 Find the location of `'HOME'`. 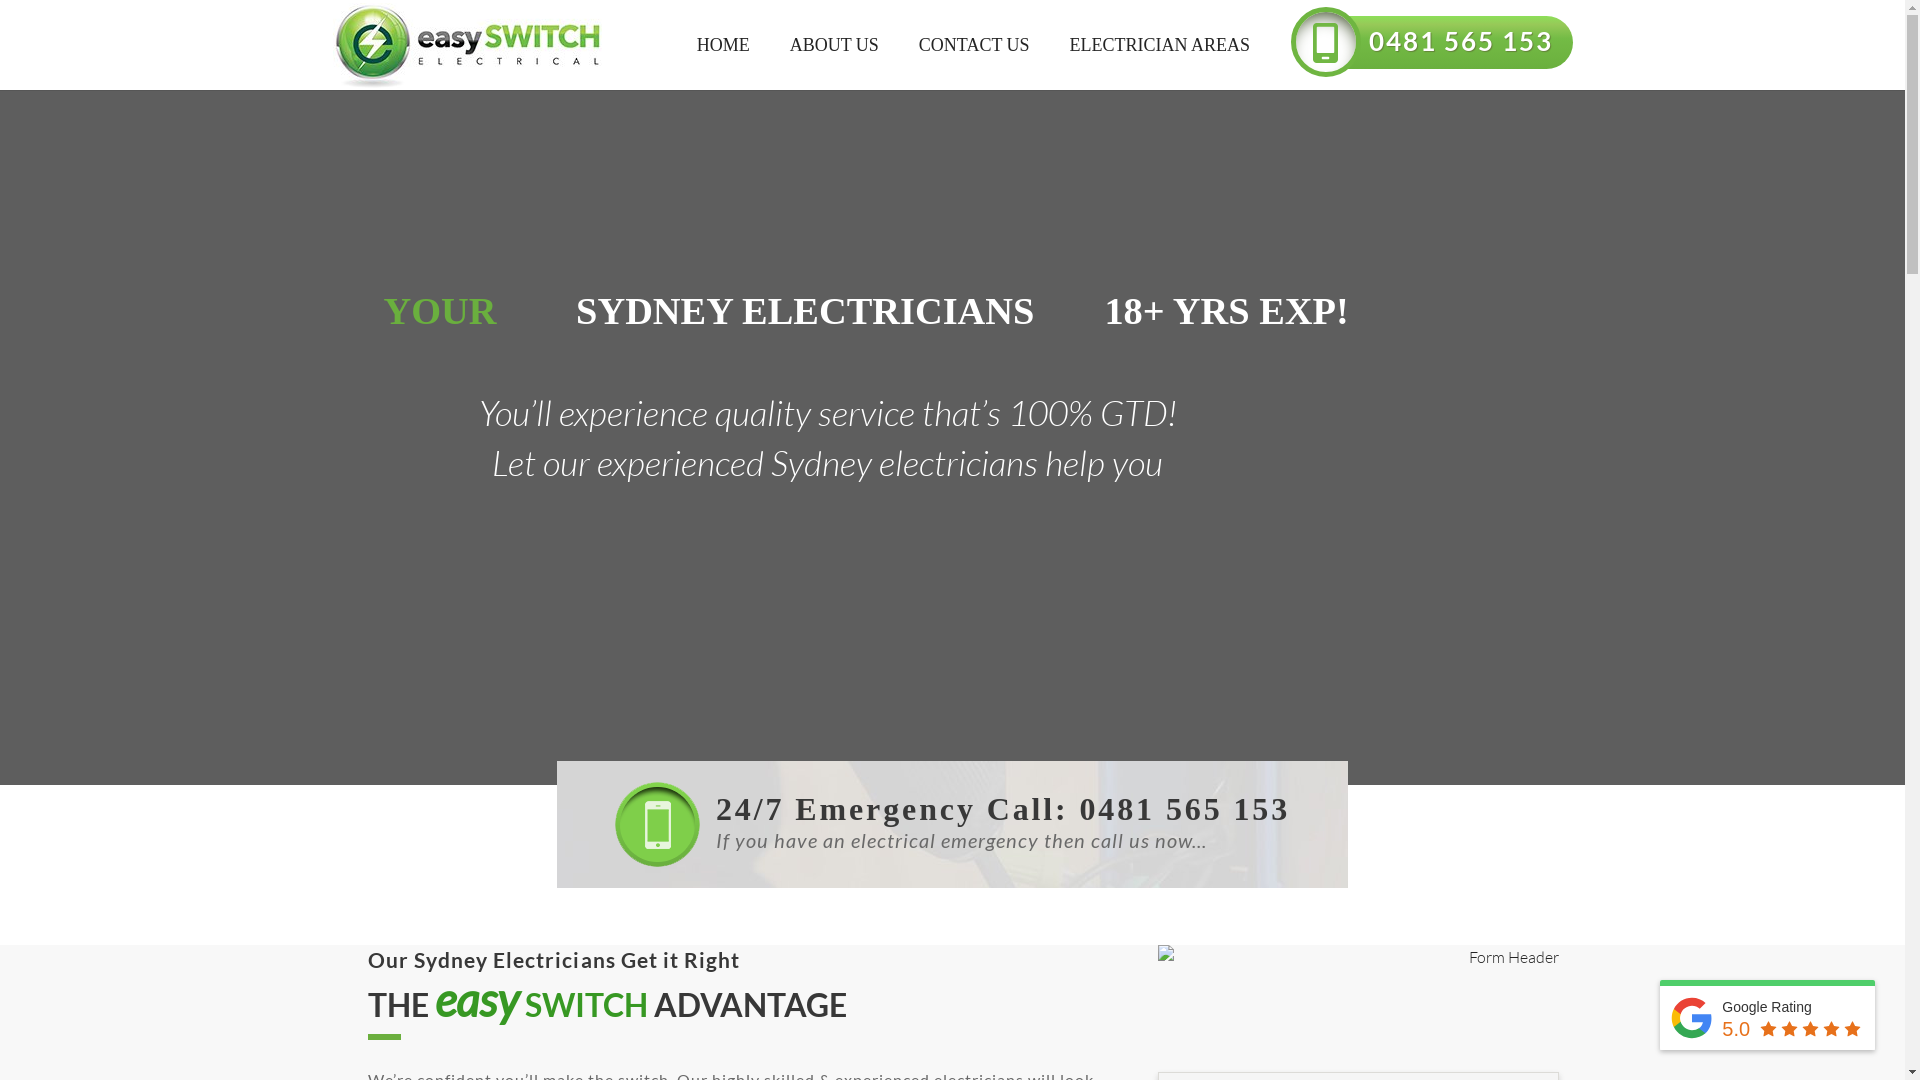

'HOME' is located at coordinates (722, 45).